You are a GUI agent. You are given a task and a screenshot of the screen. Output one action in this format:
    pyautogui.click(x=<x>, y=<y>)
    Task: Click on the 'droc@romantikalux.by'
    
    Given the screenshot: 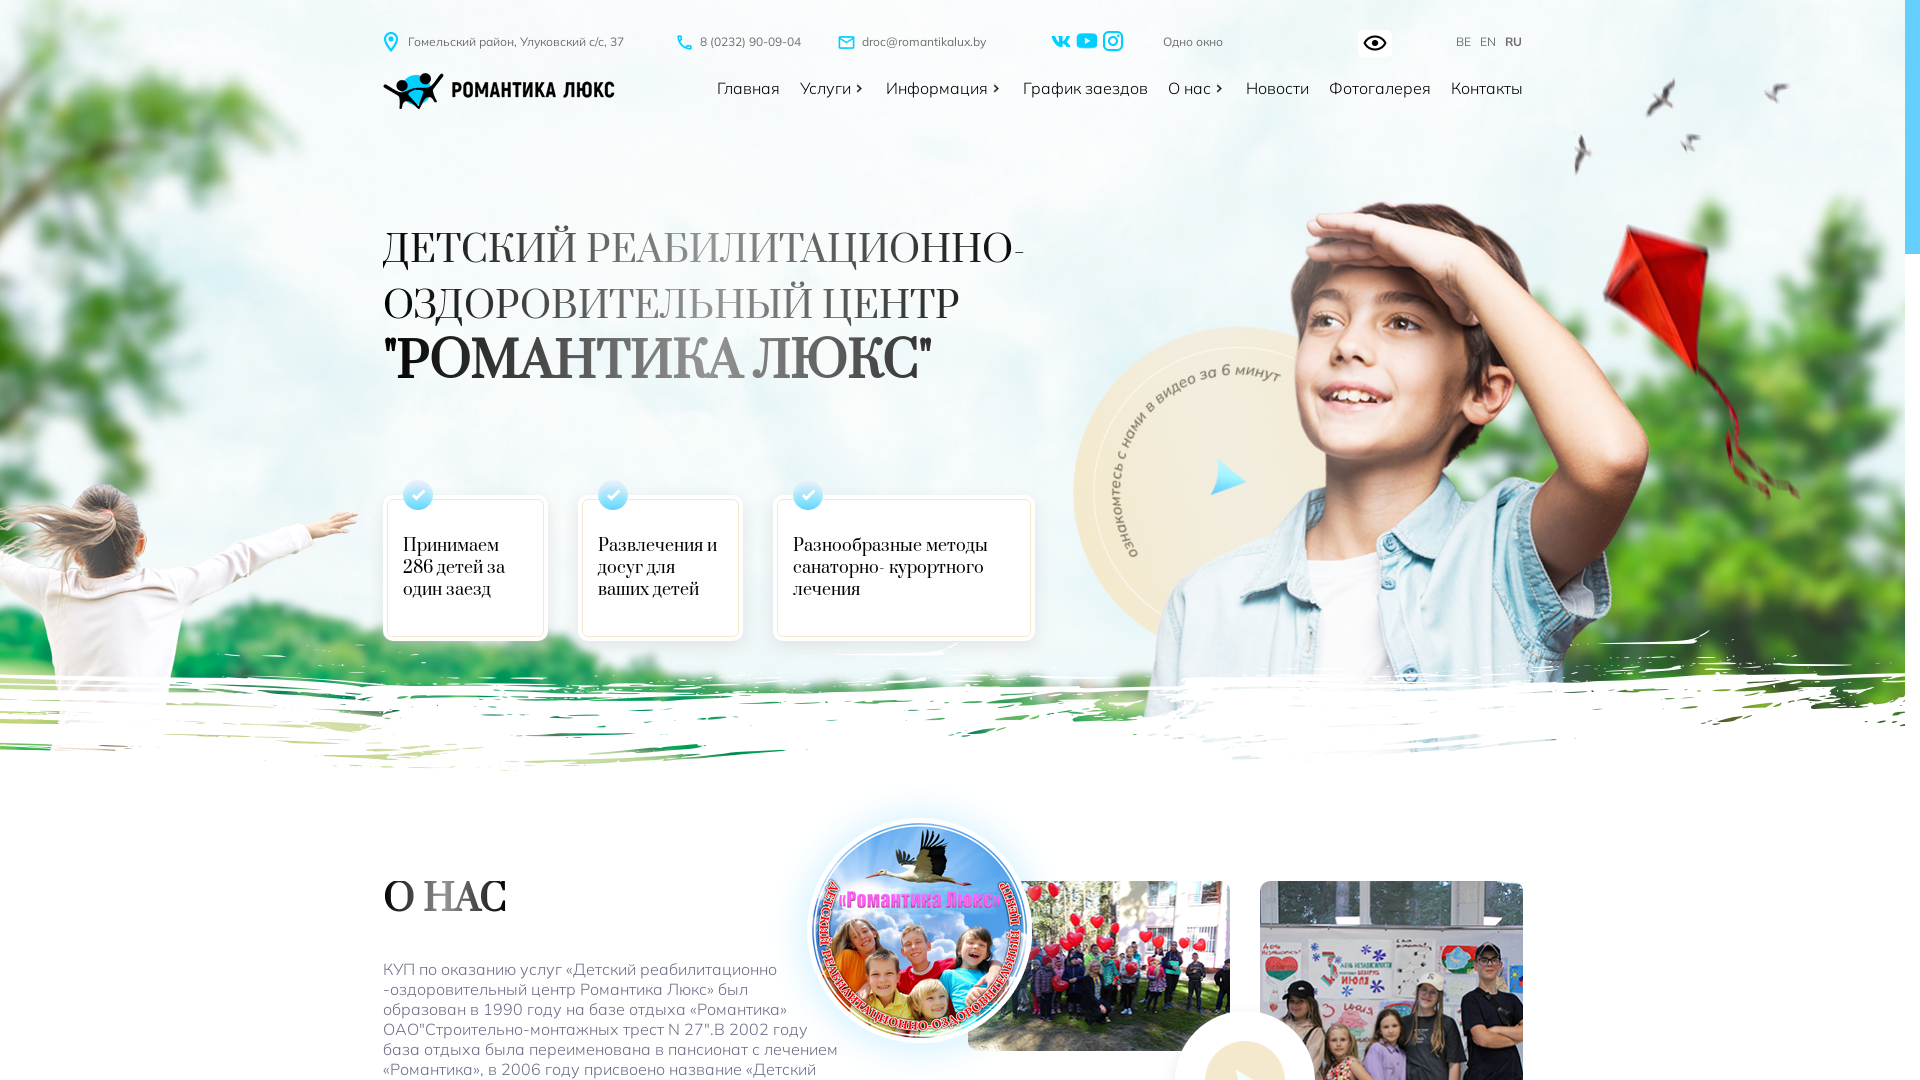 What is the action you would take?
    pyautogui.click(x=910, y=42)
    